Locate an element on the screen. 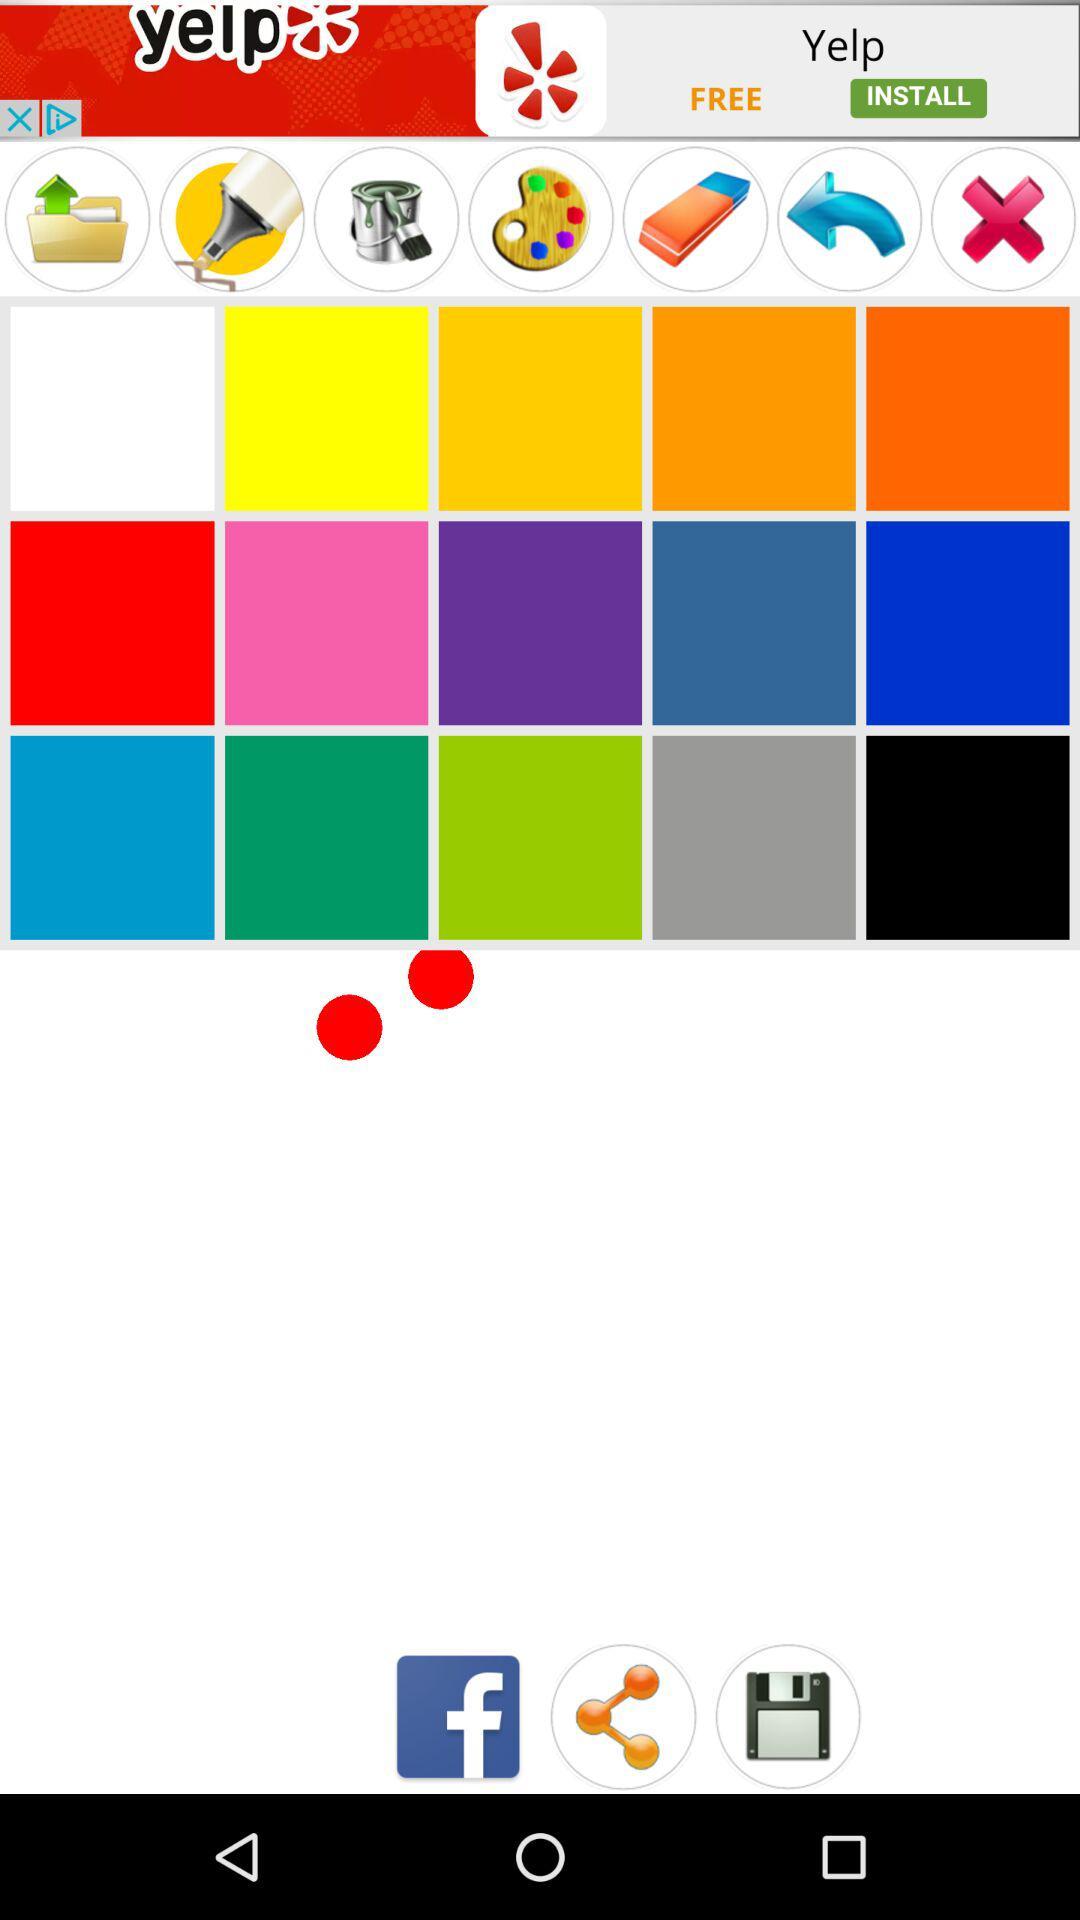  choose pink color is located at coordinates (325, 622).